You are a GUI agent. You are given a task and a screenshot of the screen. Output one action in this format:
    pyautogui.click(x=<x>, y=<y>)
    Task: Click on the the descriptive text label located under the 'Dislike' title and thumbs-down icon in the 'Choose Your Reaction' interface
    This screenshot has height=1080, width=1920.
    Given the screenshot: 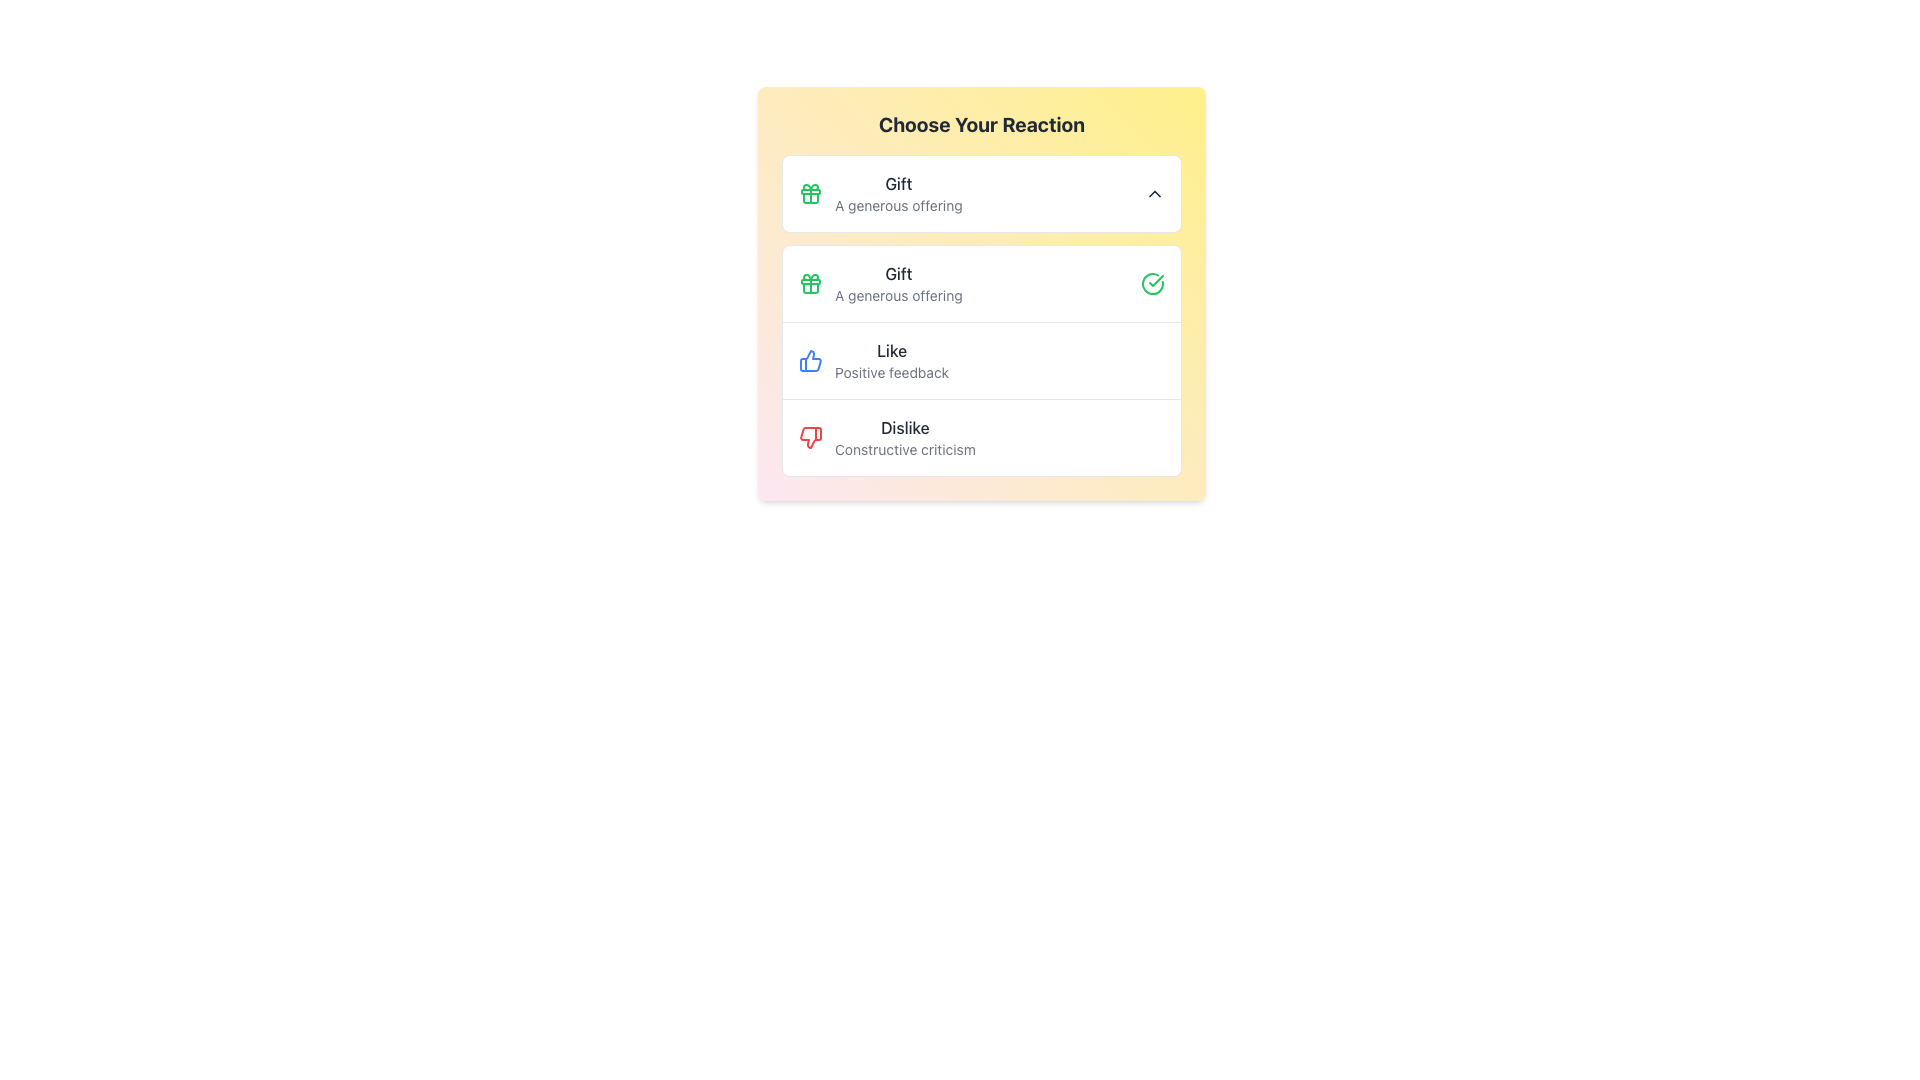 What is the action you would take?
    pyautogui.click(x=904, y=450)
    